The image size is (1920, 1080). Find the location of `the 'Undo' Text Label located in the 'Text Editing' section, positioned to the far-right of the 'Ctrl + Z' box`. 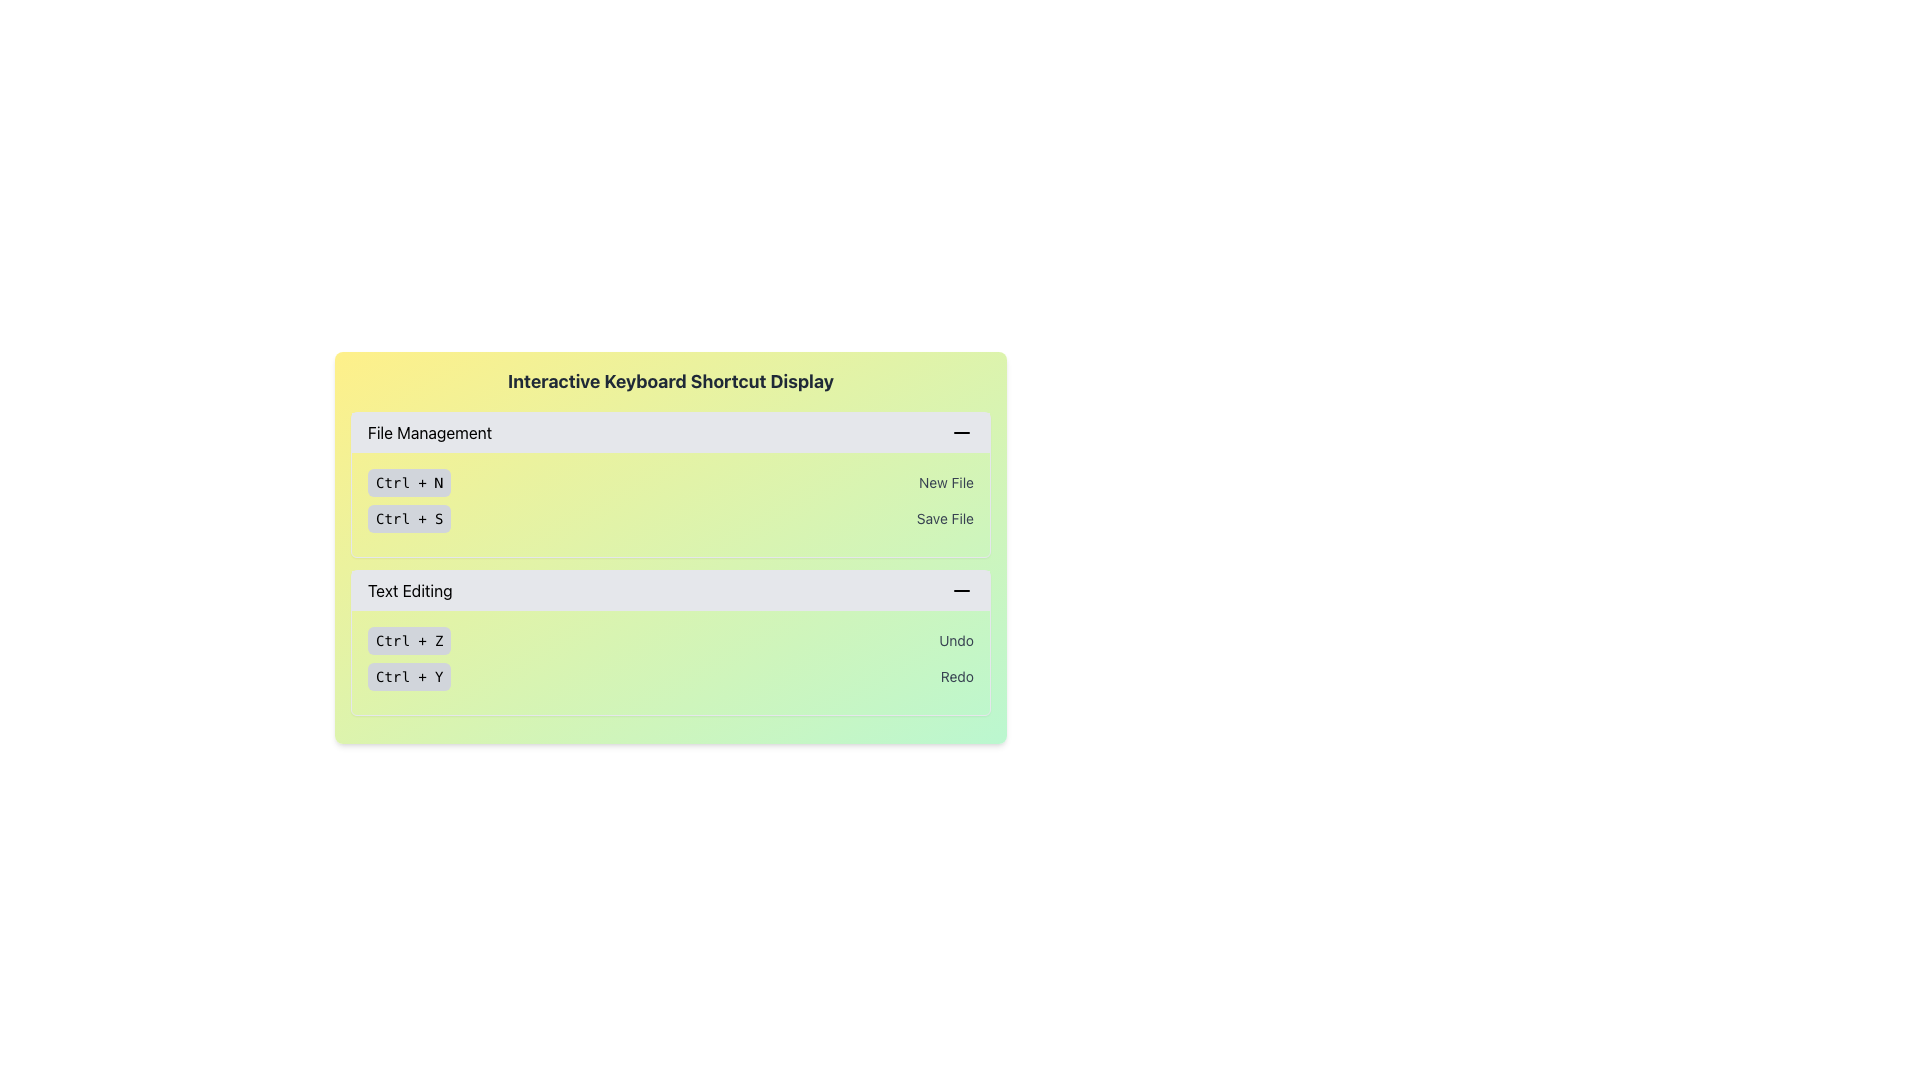

the 'Undo' Text Label located in the 'Text Editing' section, positioned to the far-right of the 'Ctrl + Z' box is located at coordinates (955, 640).